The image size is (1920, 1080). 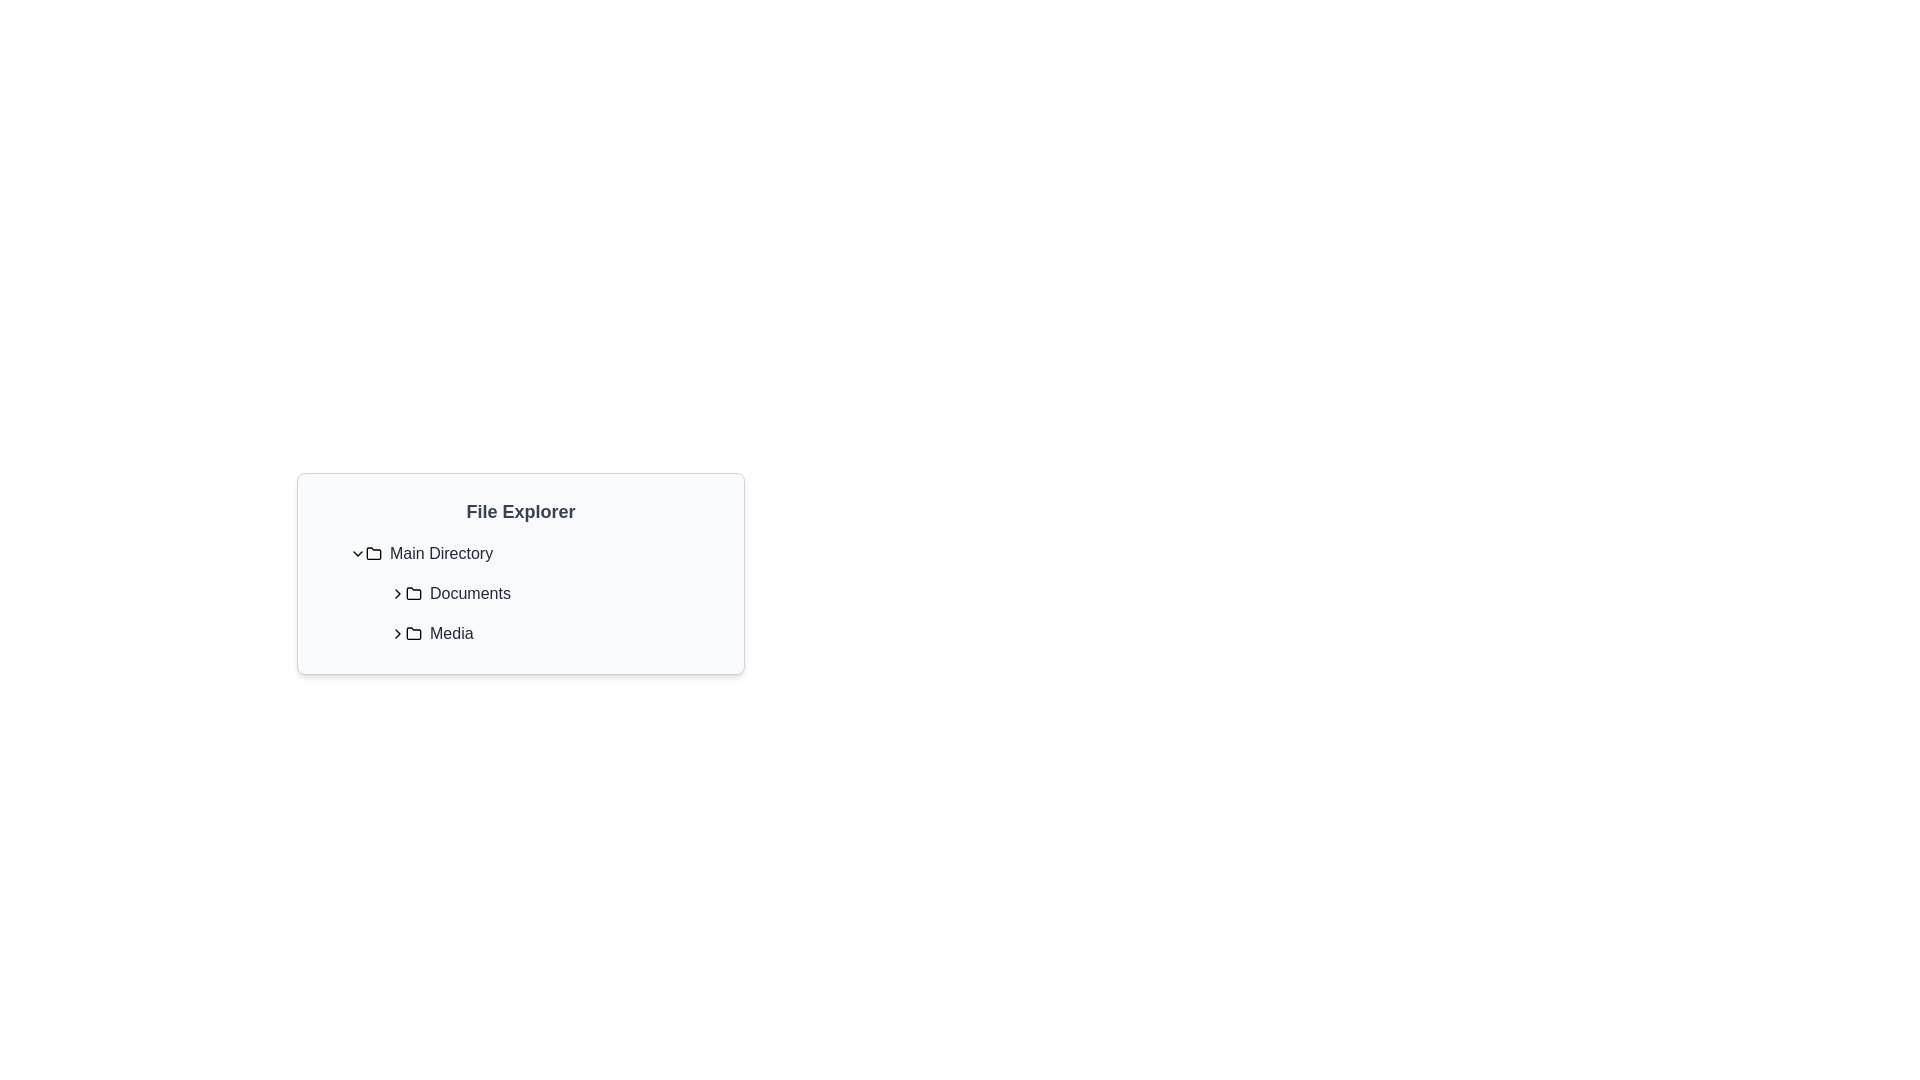 What do you see at coordinates (398, 593) in the screenshot?
I see `the rightward-pointing chevron icon` at bounding box center [398, 593].